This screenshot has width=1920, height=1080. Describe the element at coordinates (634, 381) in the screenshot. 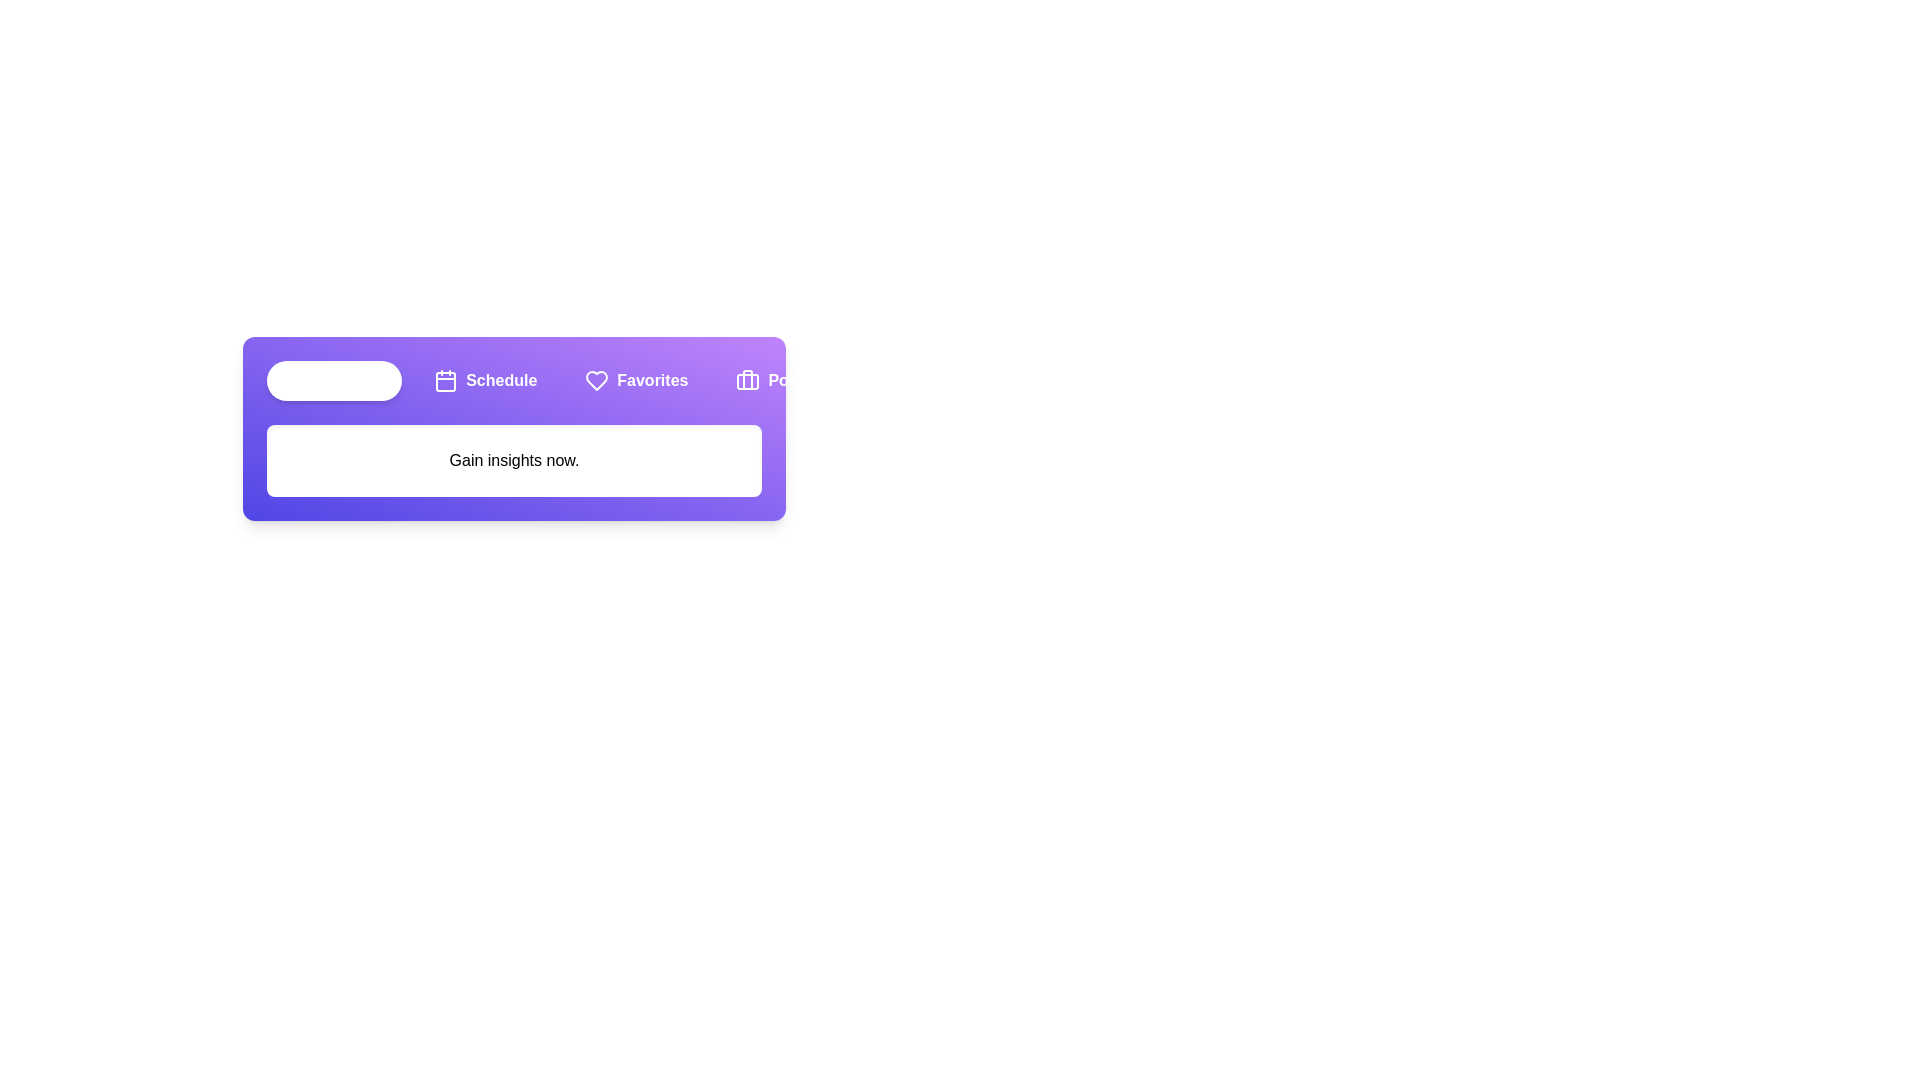

I see `the tab labeled Favorites to view its content` at that location.